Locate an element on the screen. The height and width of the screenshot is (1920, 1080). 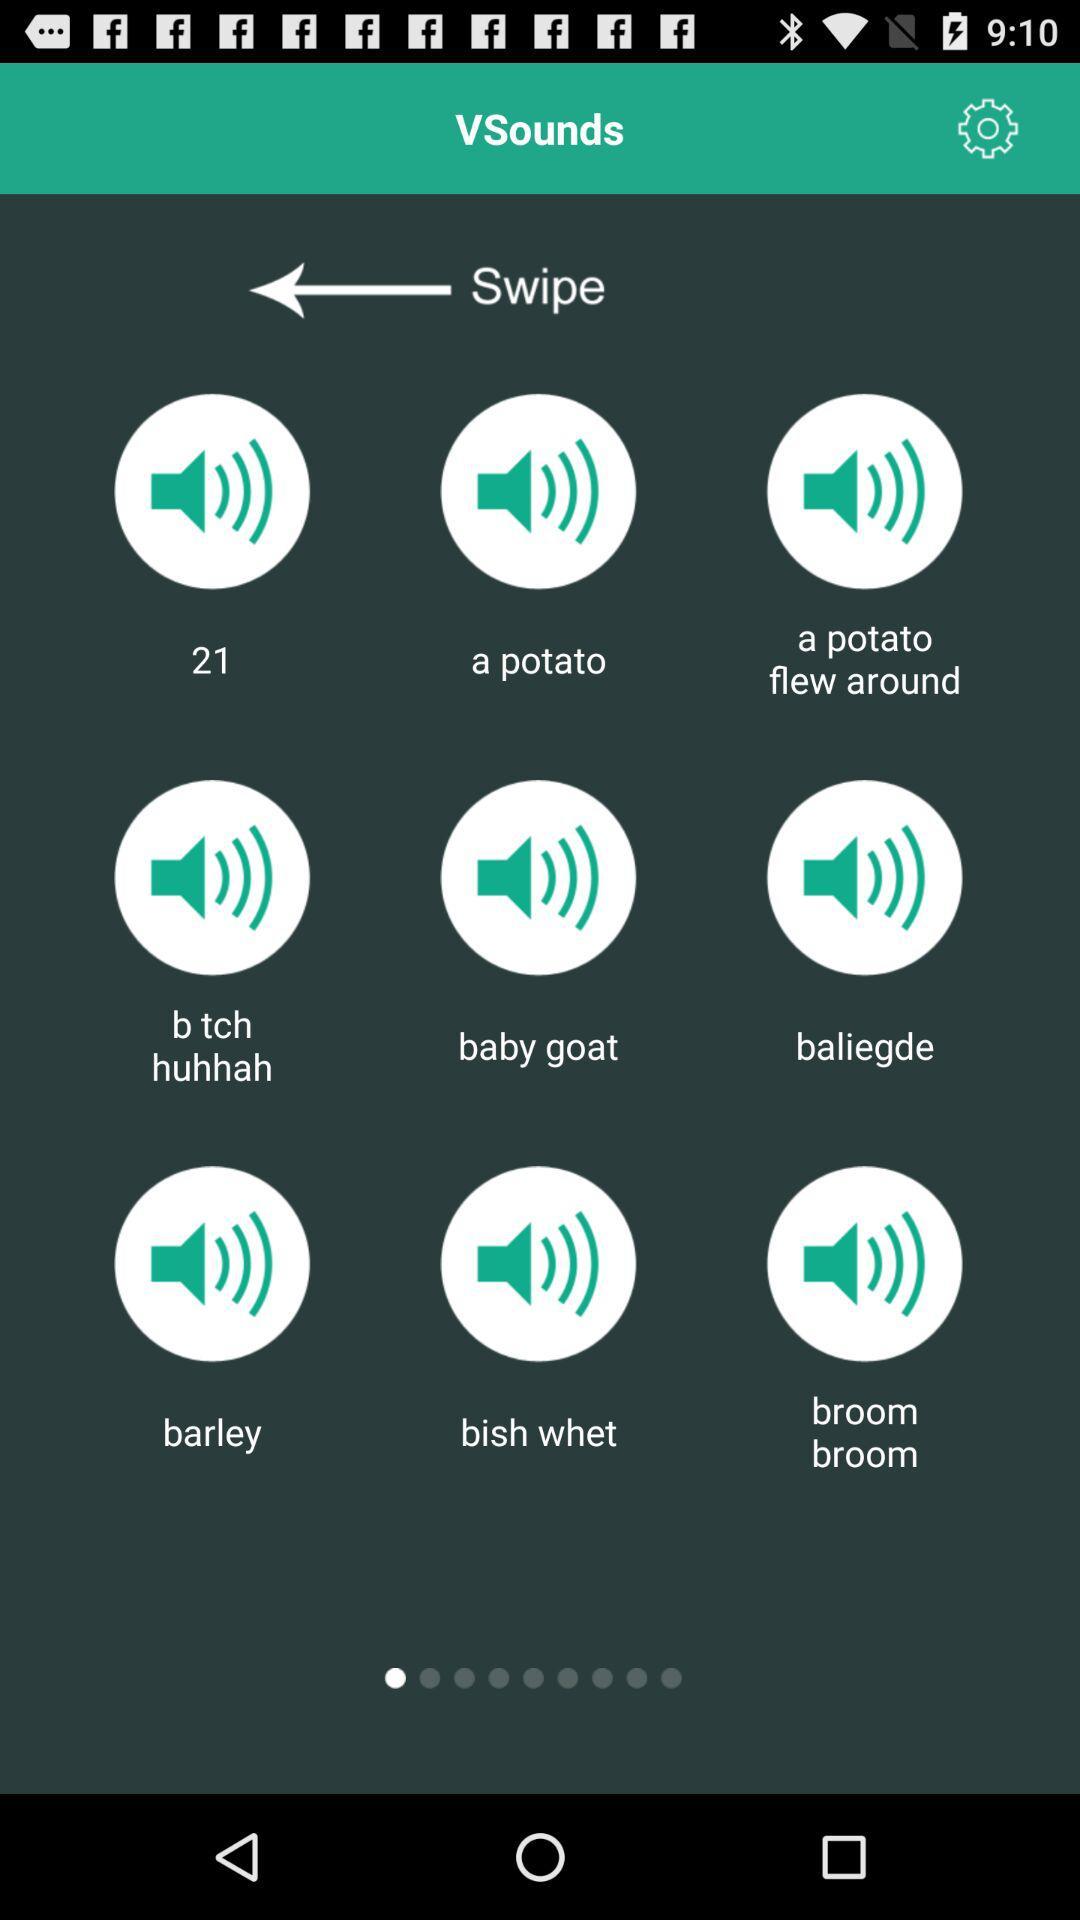
the settings icon is located at coordinates (987, 136).